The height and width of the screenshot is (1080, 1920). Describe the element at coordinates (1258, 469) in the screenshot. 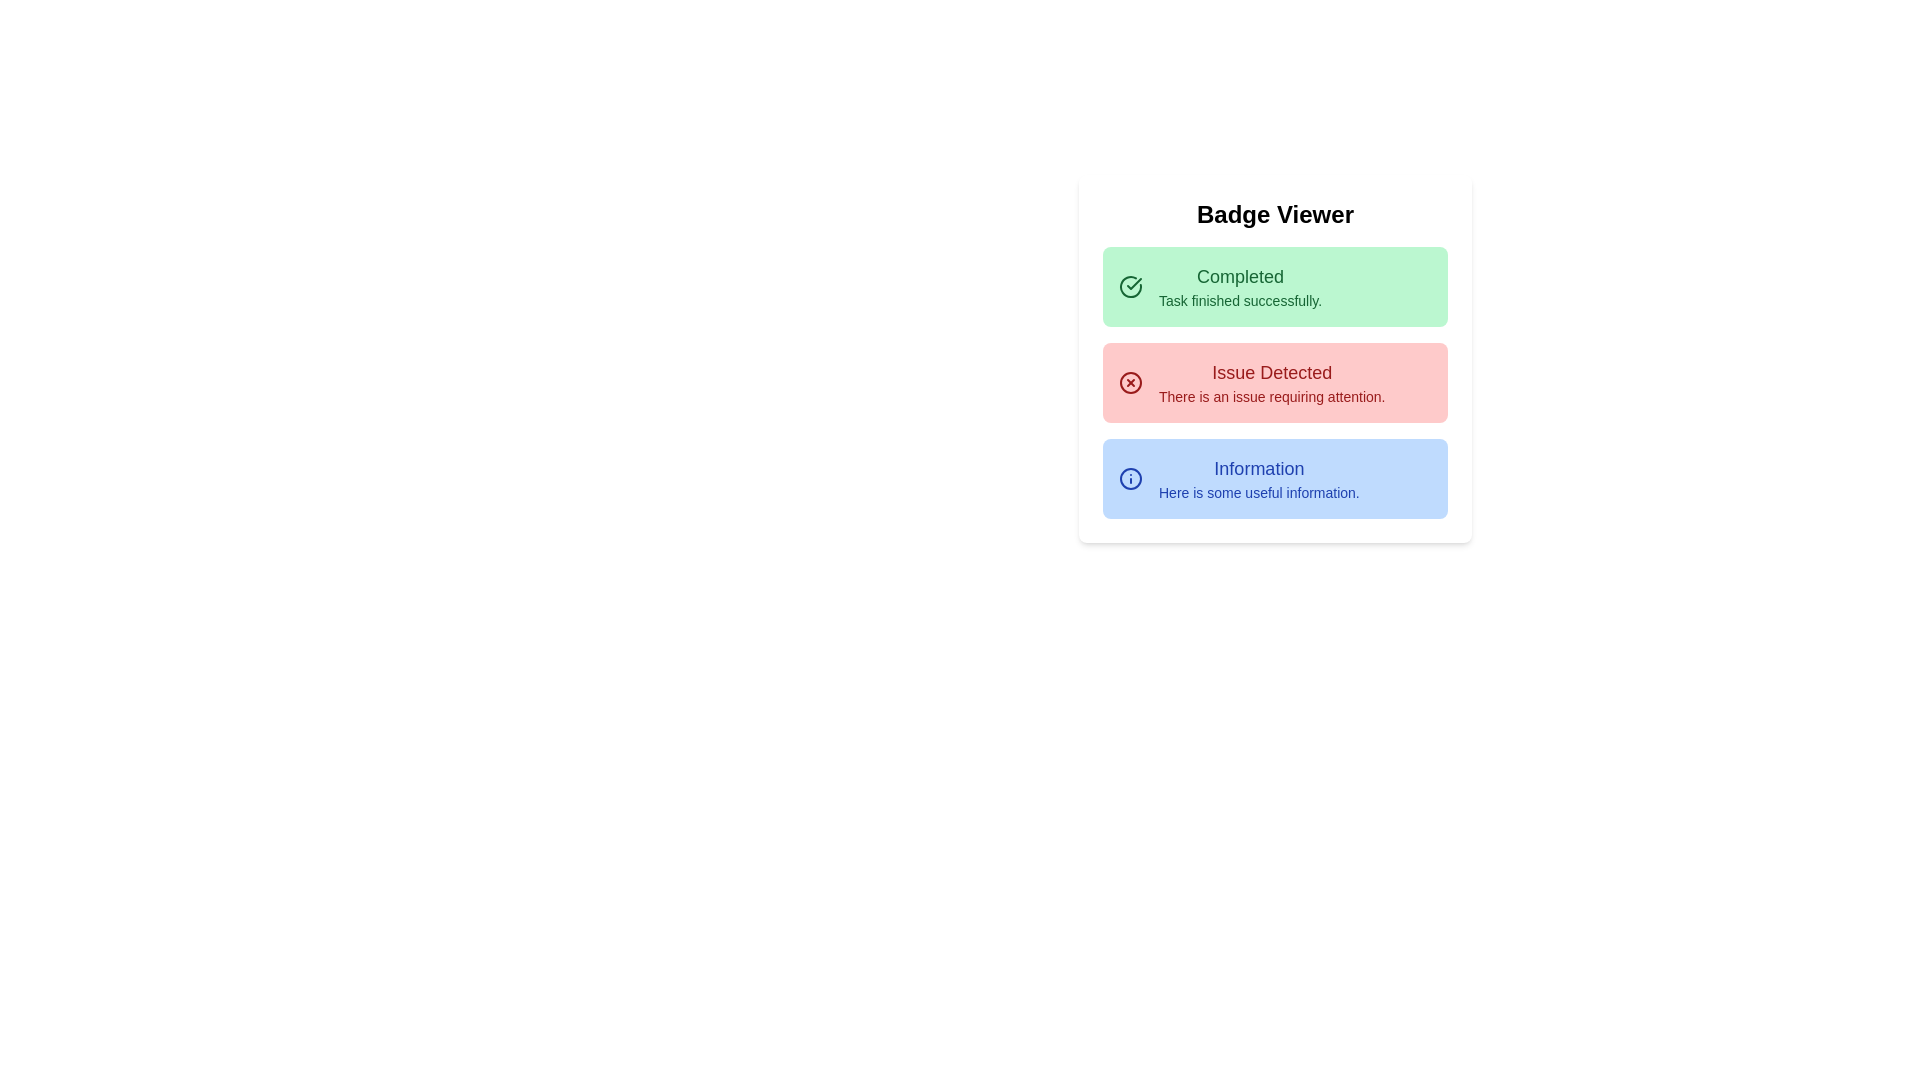

I see `the 'Information' text label, which is styled in bold blue font against a light blue background, located at the center of the bounding box coordinates` at that location.